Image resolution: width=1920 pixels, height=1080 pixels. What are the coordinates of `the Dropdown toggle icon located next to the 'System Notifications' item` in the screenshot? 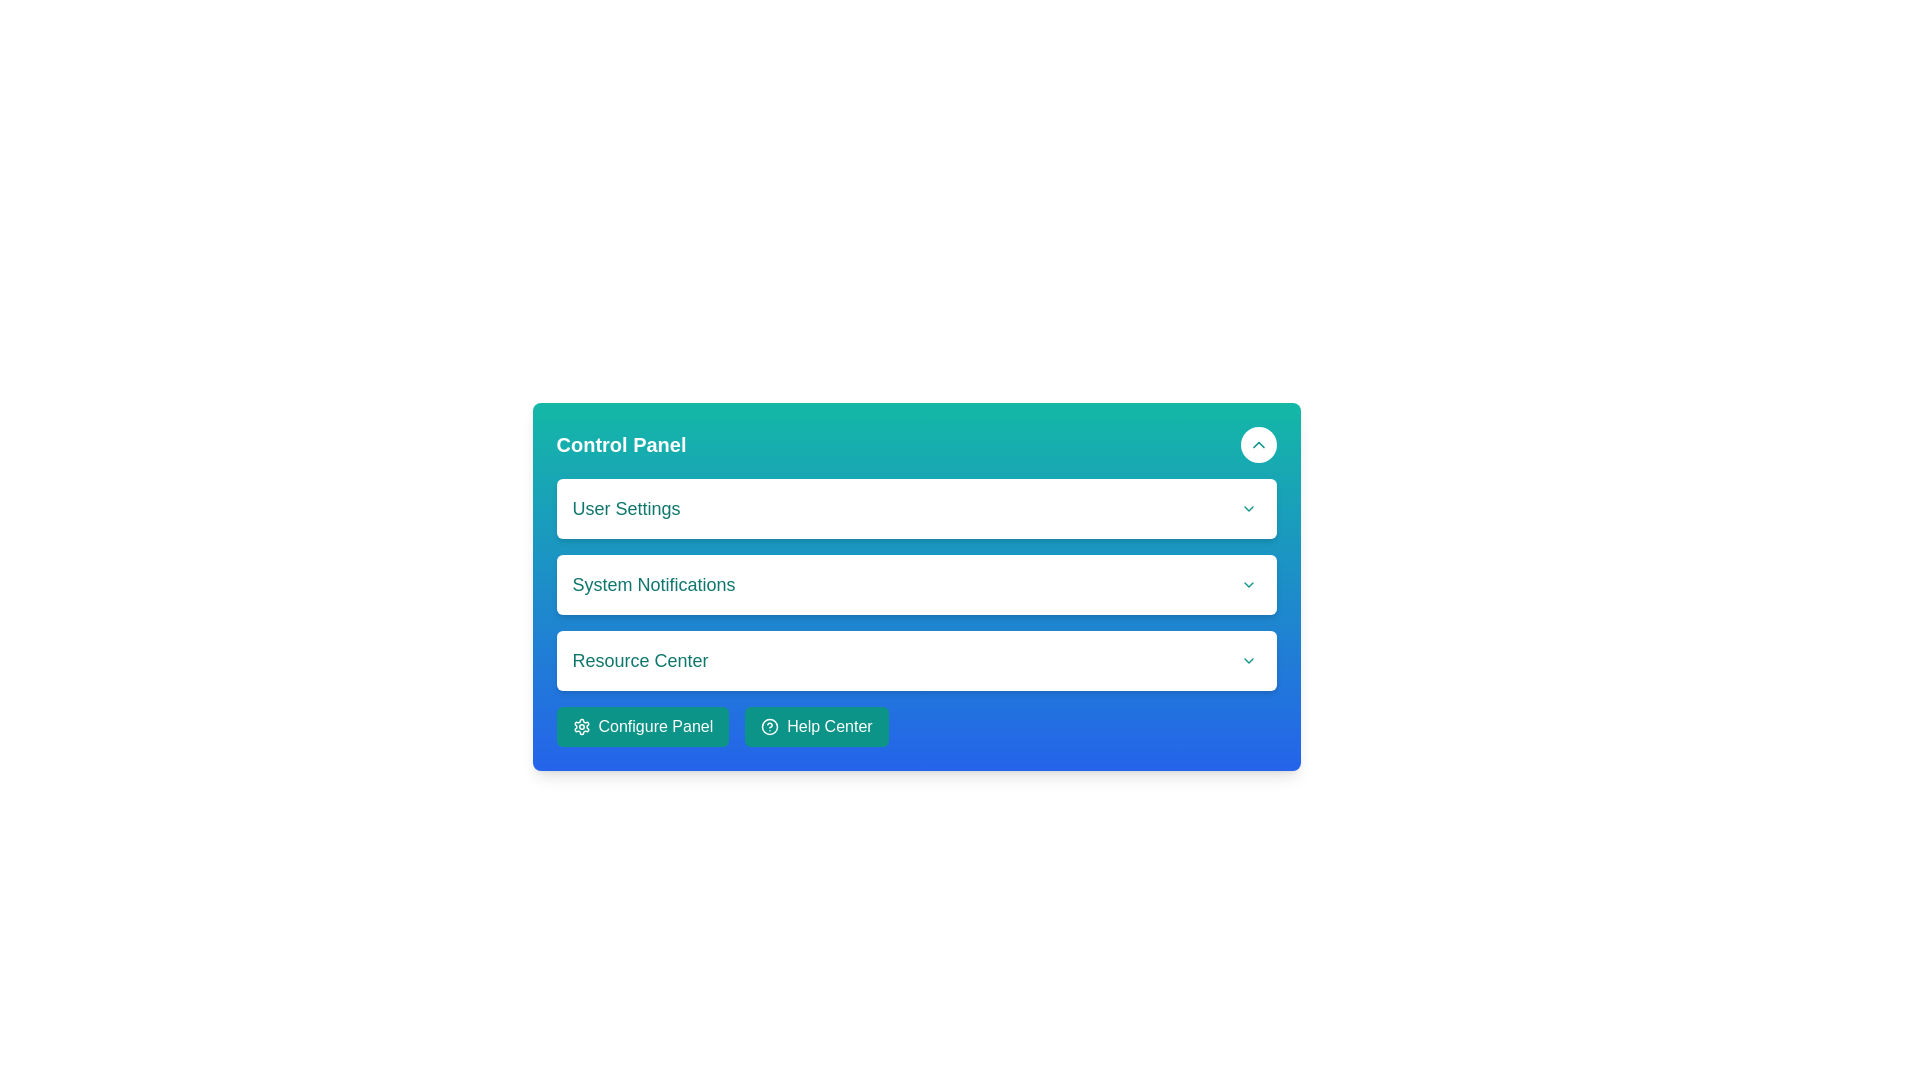 It's located at (1247, 585).